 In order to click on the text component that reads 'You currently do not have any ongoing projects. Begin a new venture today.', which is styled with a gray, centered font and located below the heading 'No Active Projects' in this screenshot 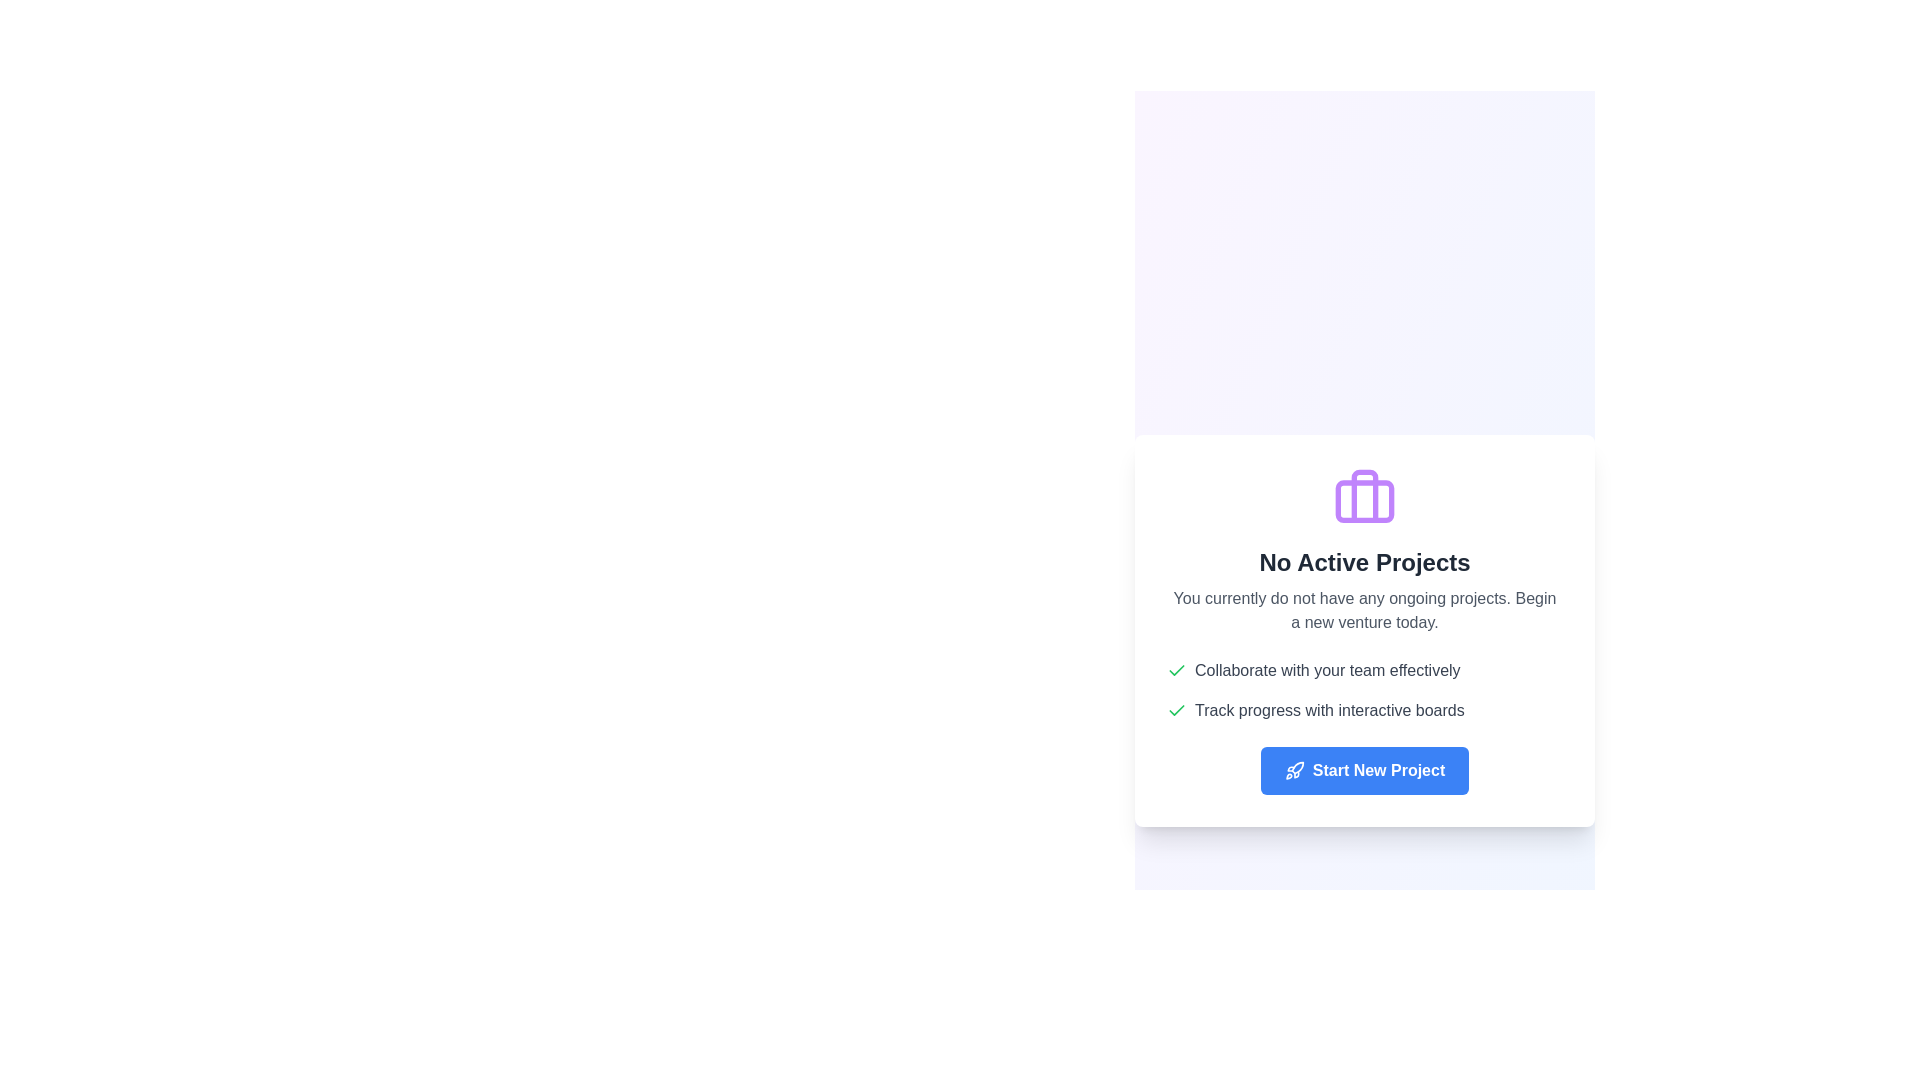, I will do `click(1363, 609)`.